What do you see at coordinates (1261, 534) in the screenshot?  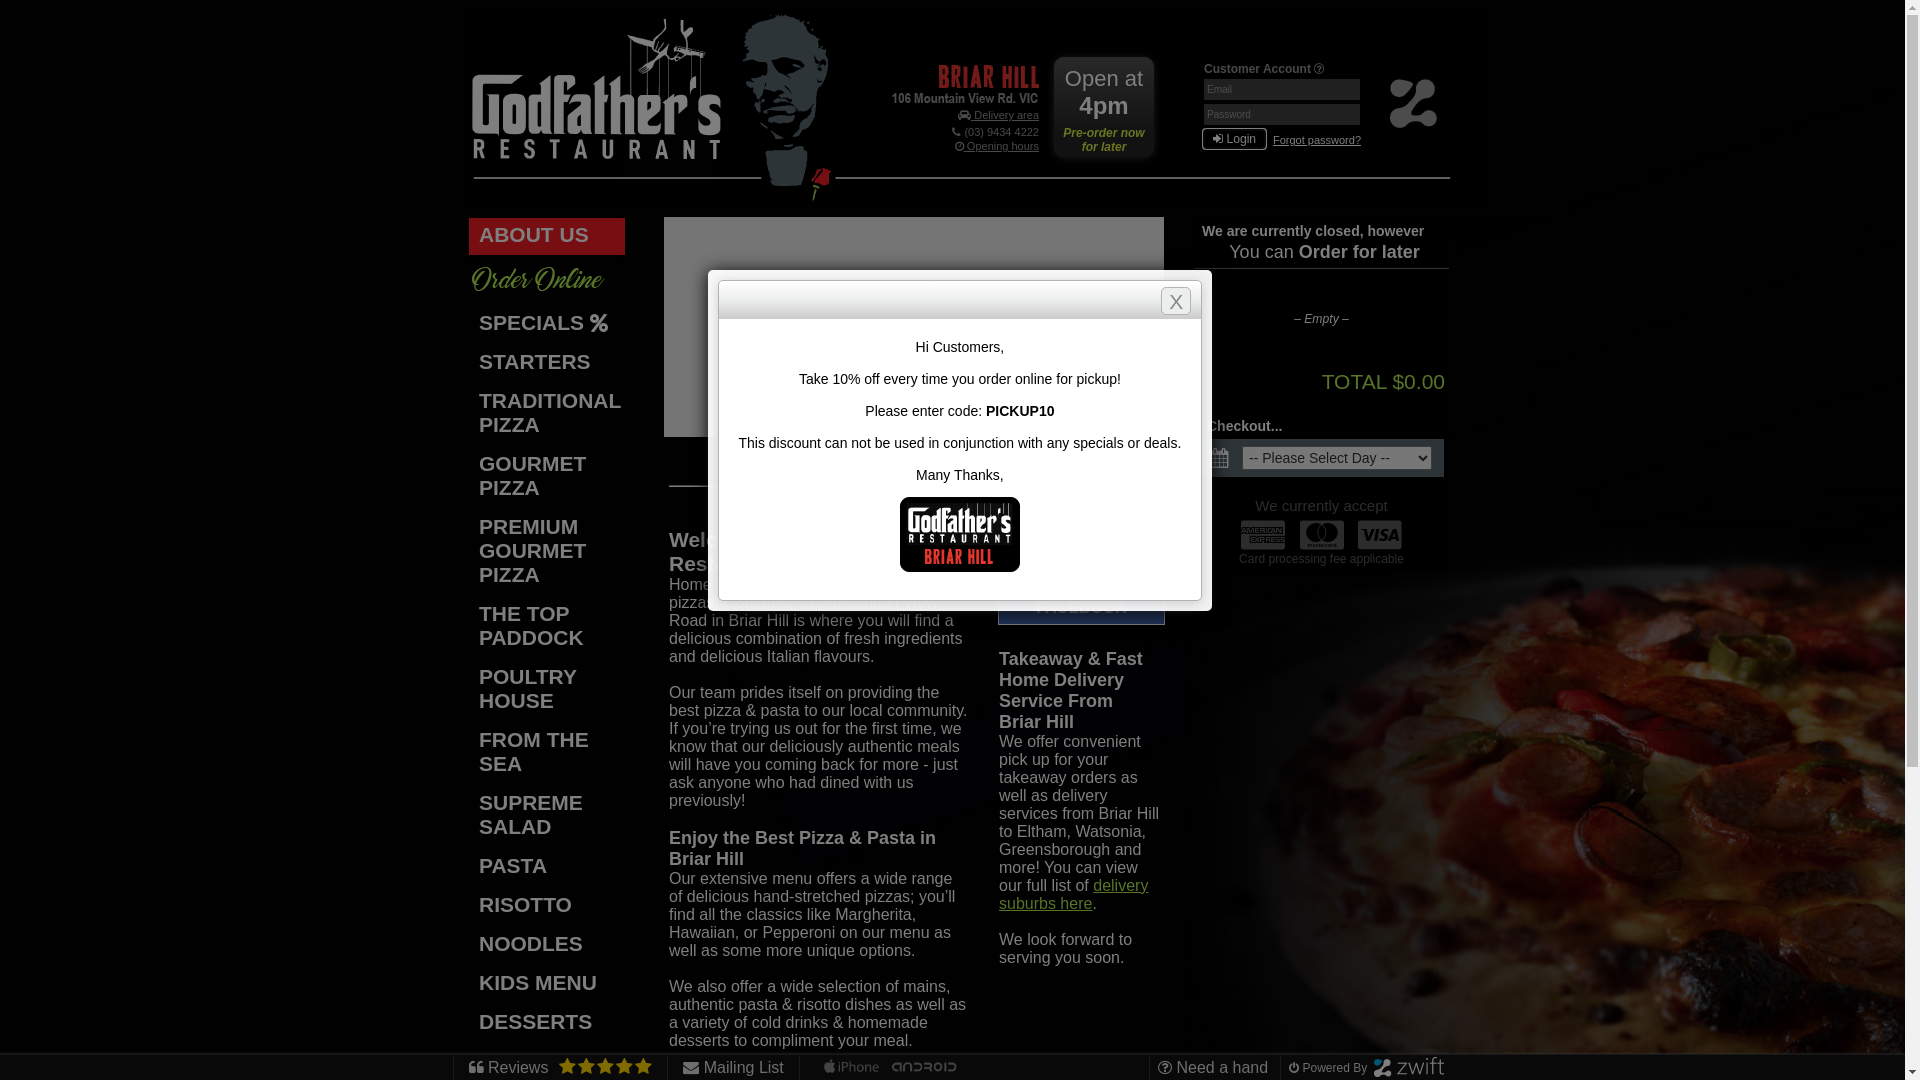 I see `'American Express'` at bounding box center [1261, 534].